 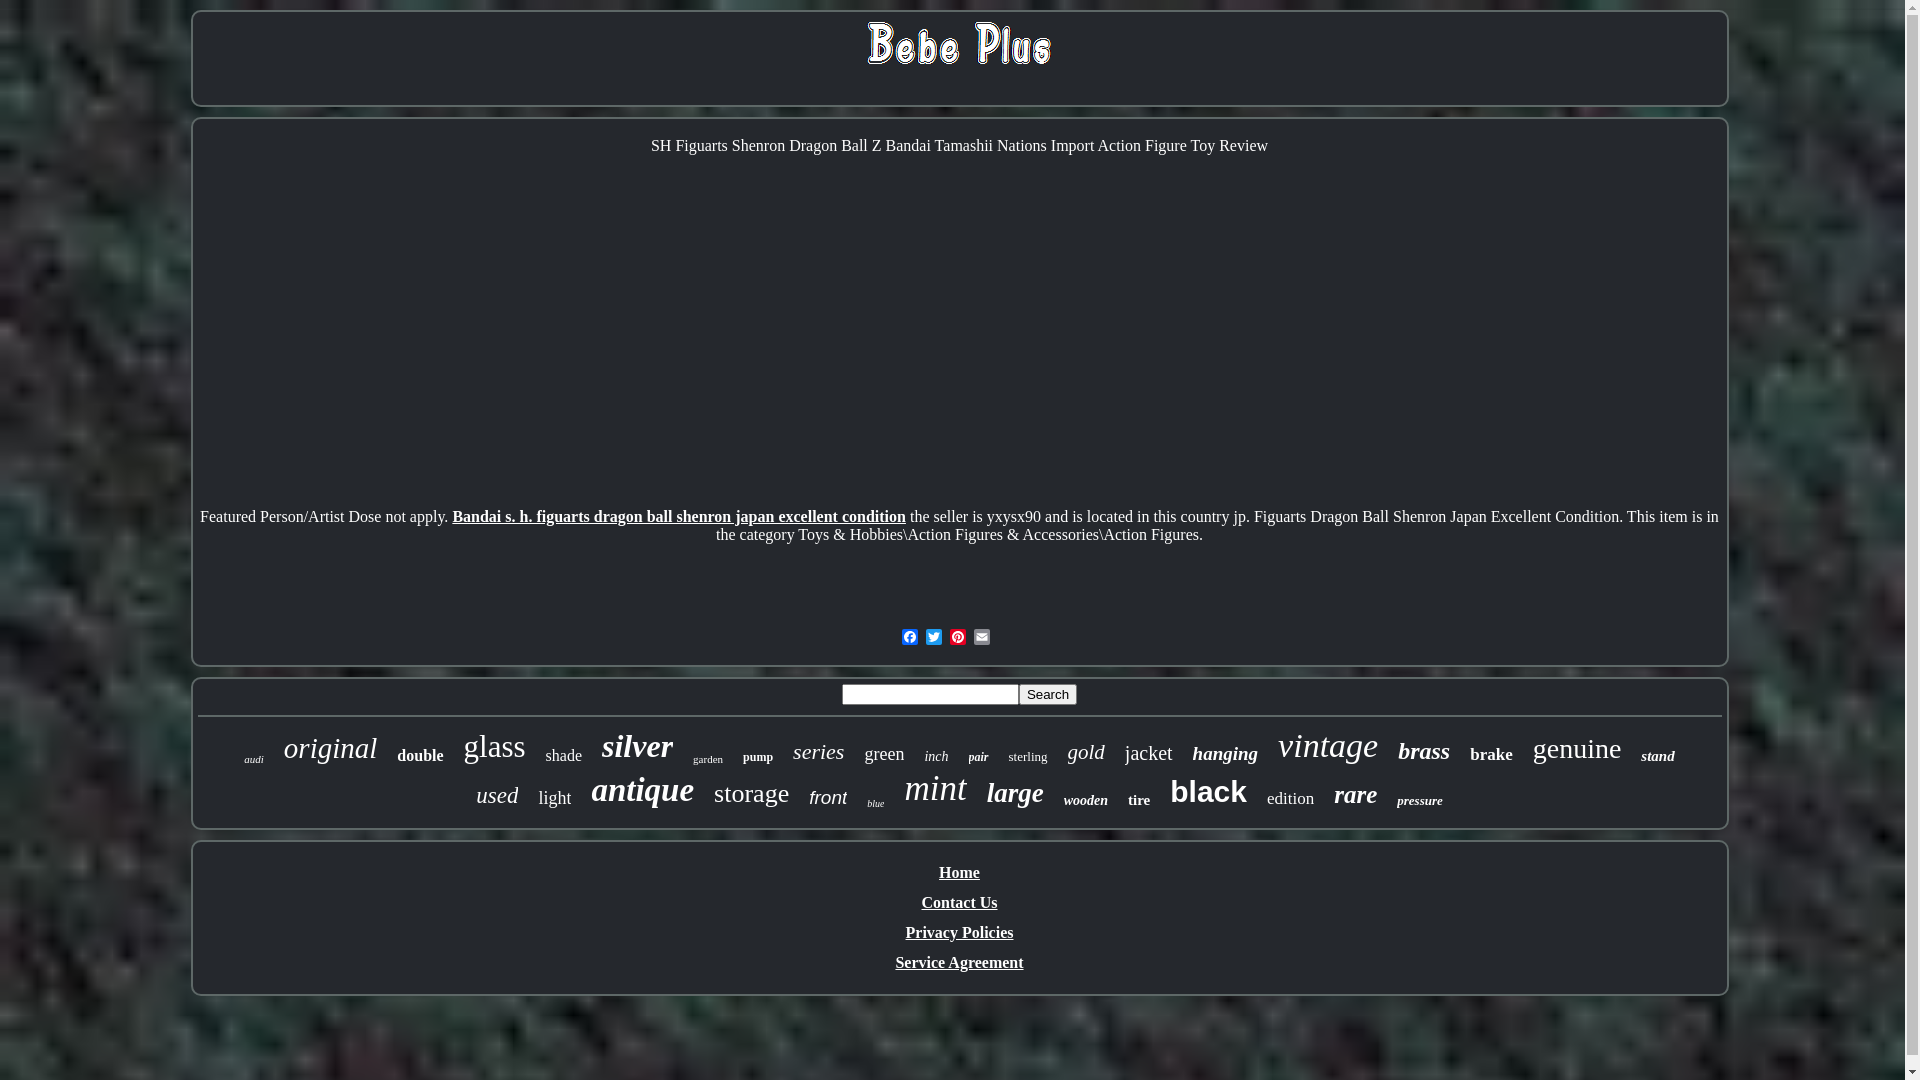 I want to click on 'silver', so click(x=600, y=746).